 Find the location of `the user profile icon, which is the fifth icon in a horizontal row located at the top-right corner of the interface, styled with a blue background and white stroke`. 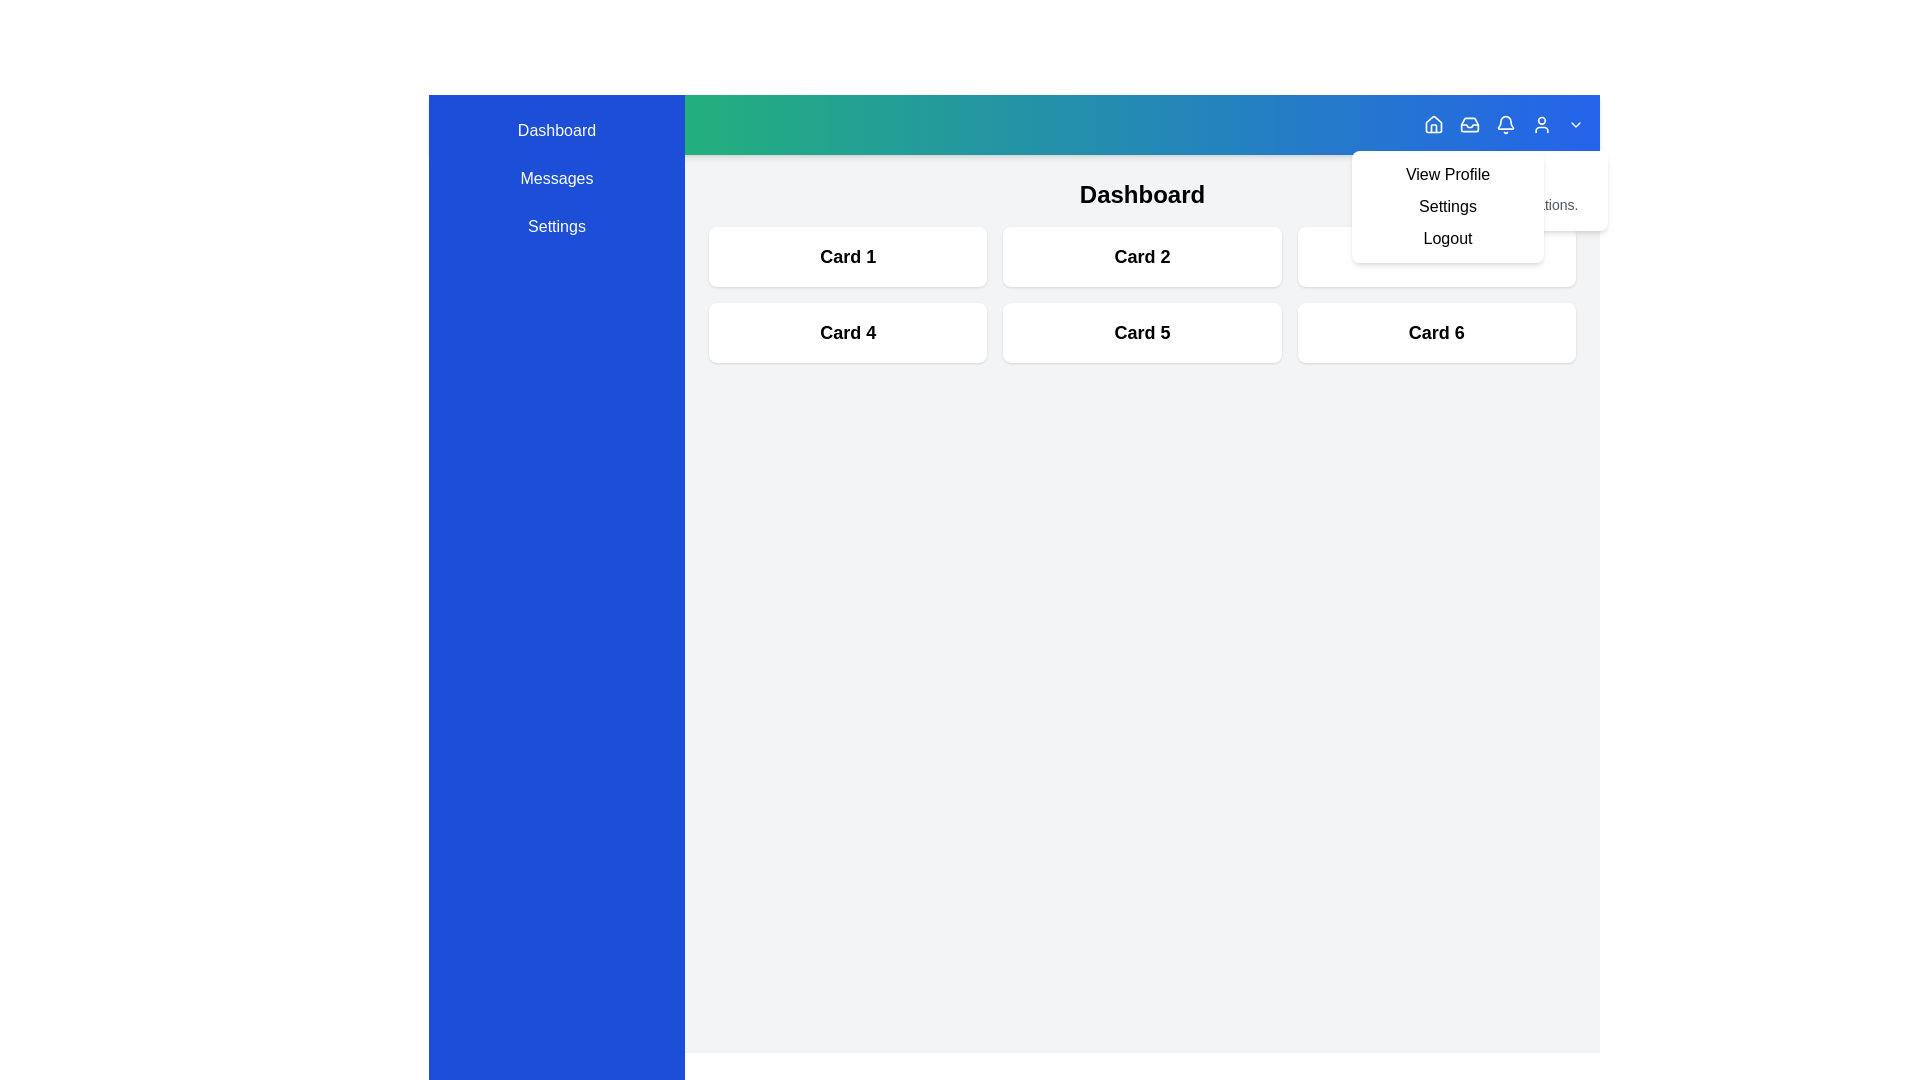

the user profile icon, which is the fifth icon in a horizontal row located at the top-right corner of the interface, styled with a blue background and white stroke is located at coordinates (1540, 124).